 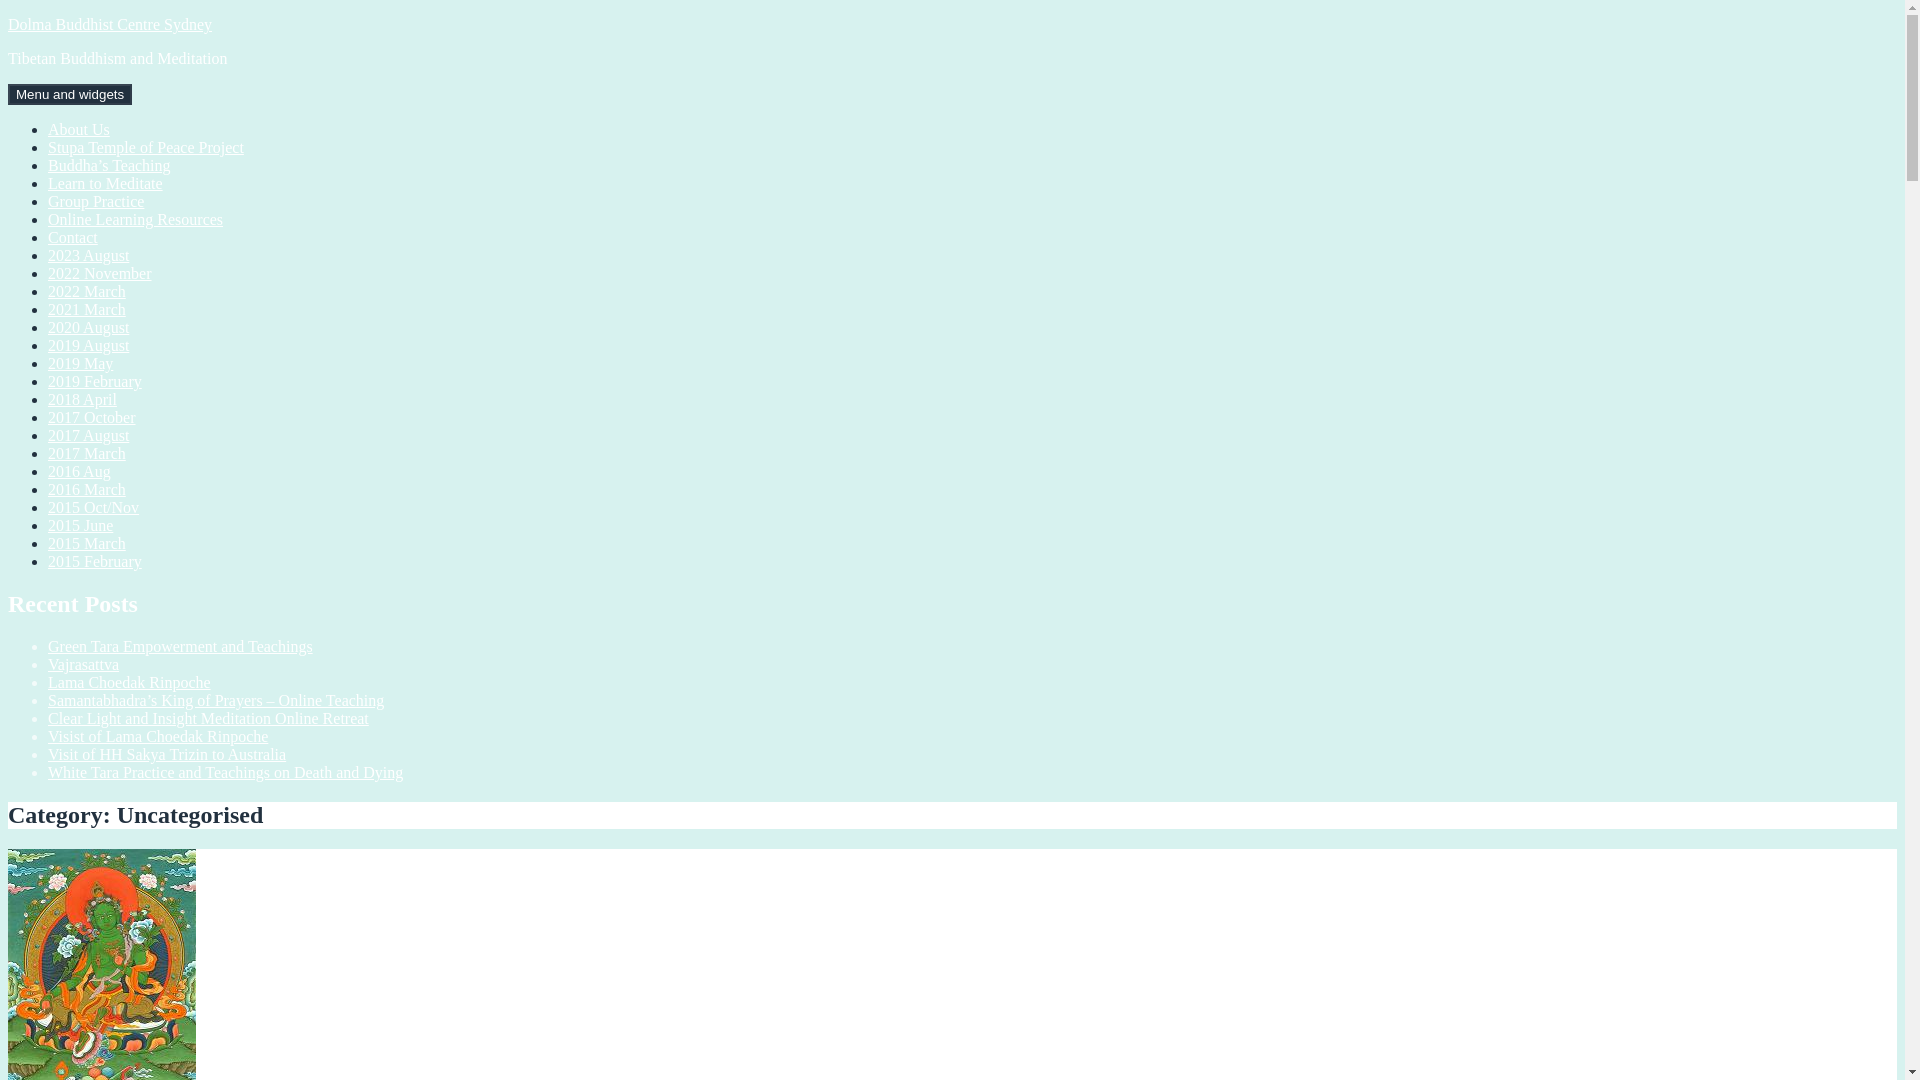 I want to click on '2015 June', so click(x=48, y=524).